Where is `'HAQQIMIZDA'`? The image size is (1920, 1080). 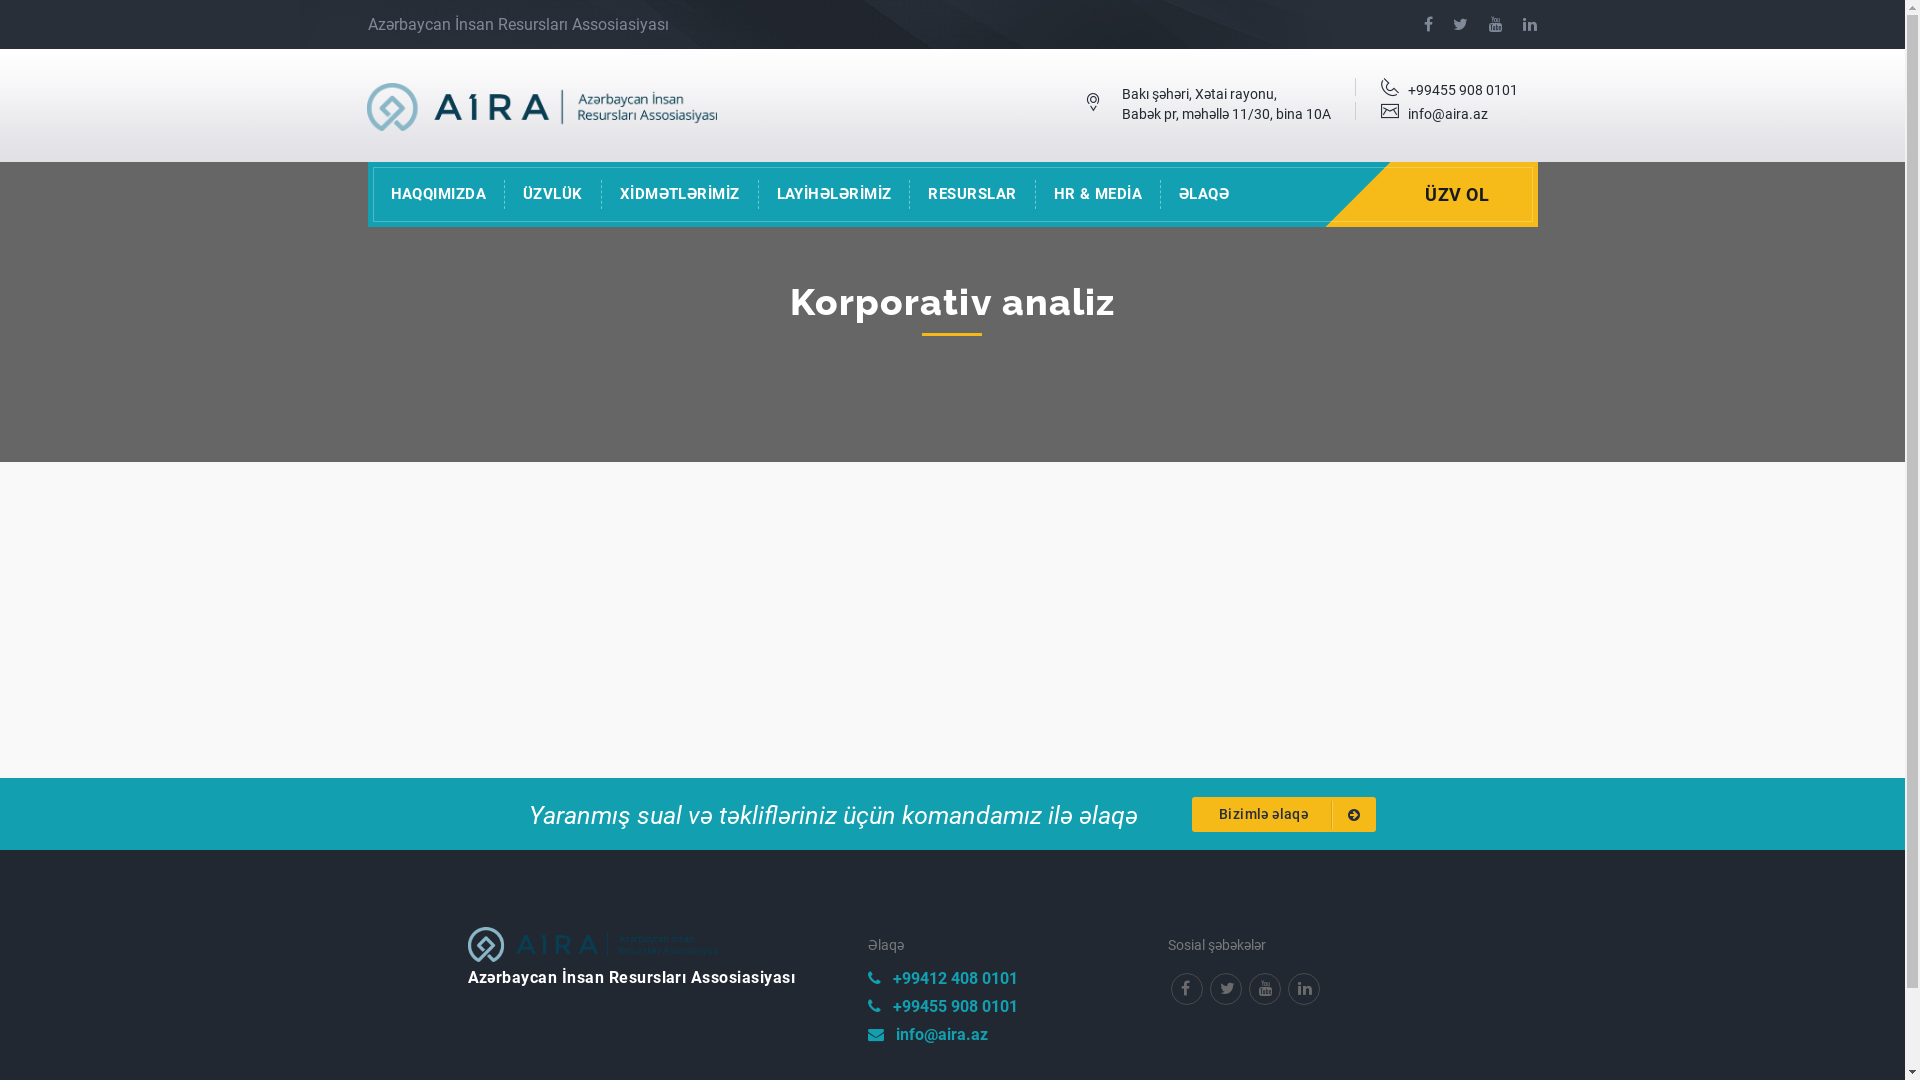 'HAQQIMIZDA' is located at coordinates (437, 194).